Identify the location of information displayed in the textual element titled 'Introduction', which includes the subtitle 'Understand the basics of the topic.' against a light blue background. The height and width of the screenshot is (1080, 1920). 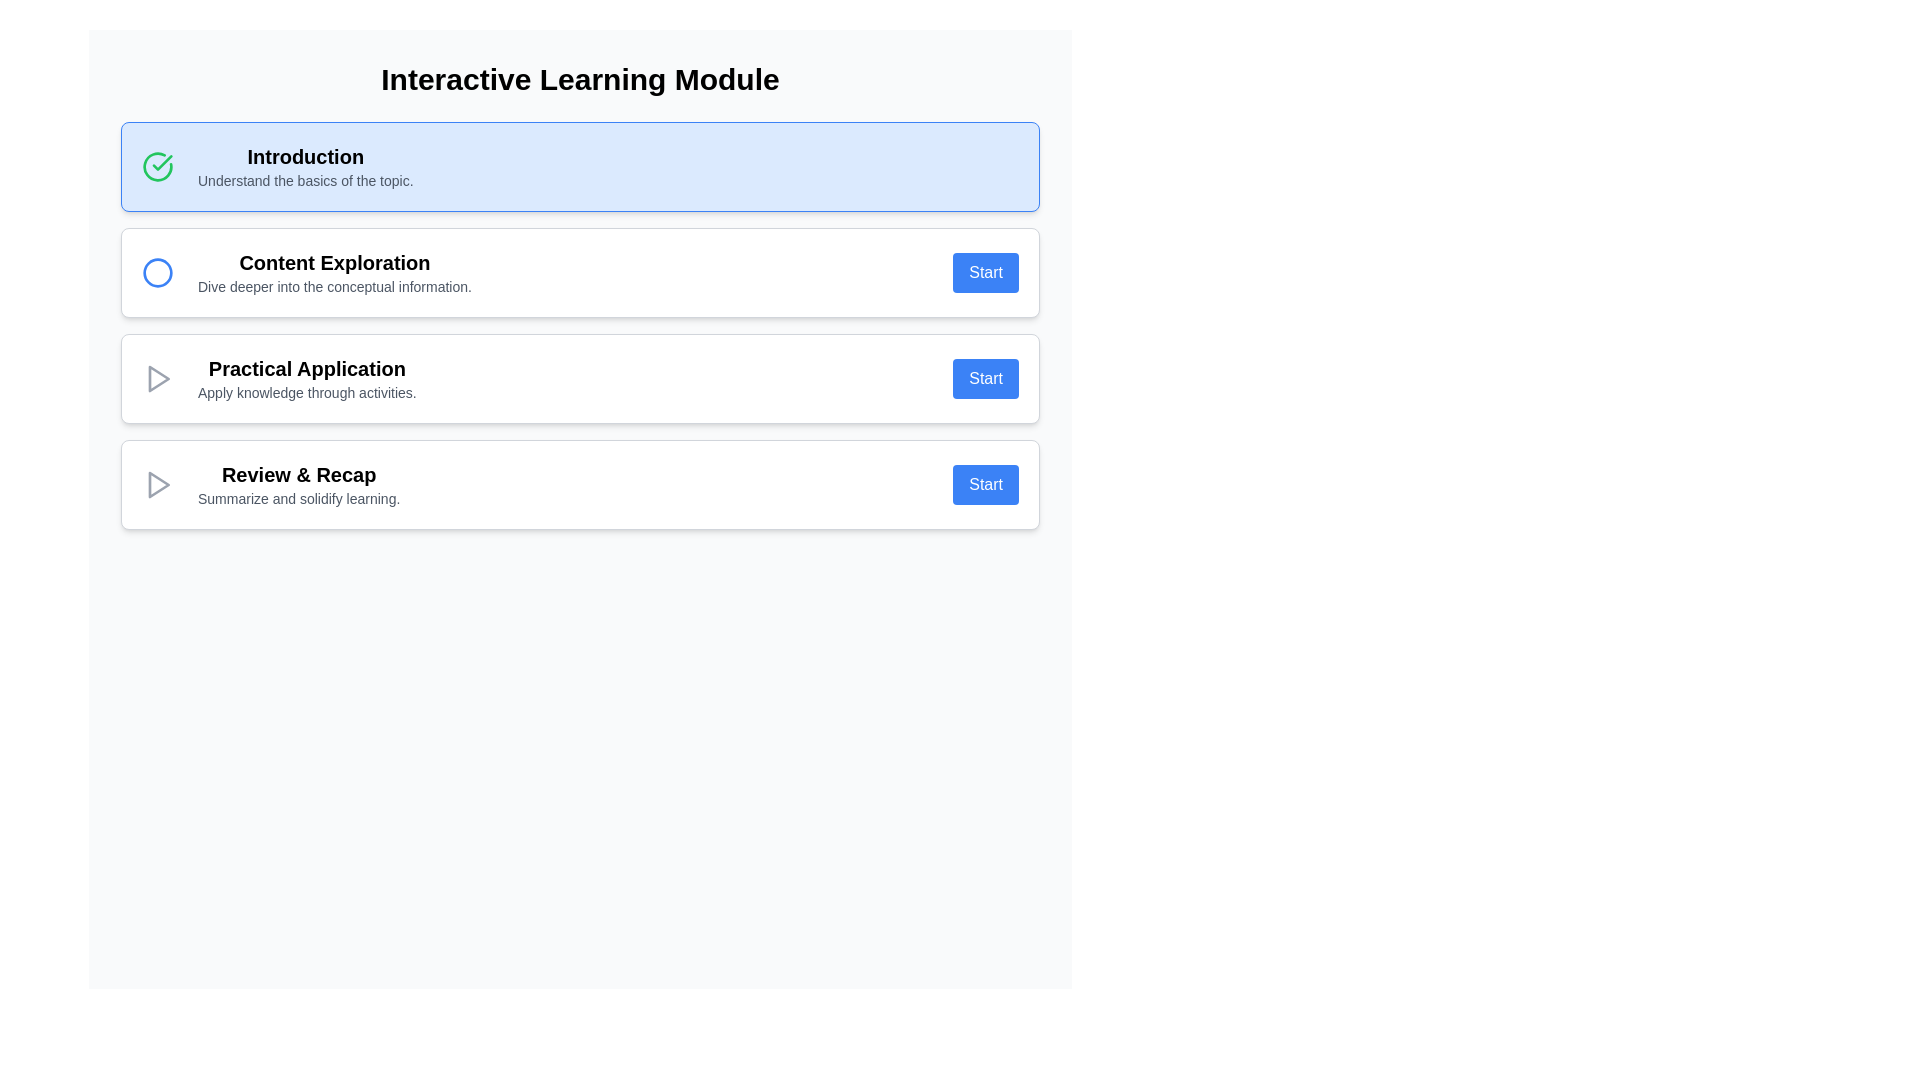
(304, 165).